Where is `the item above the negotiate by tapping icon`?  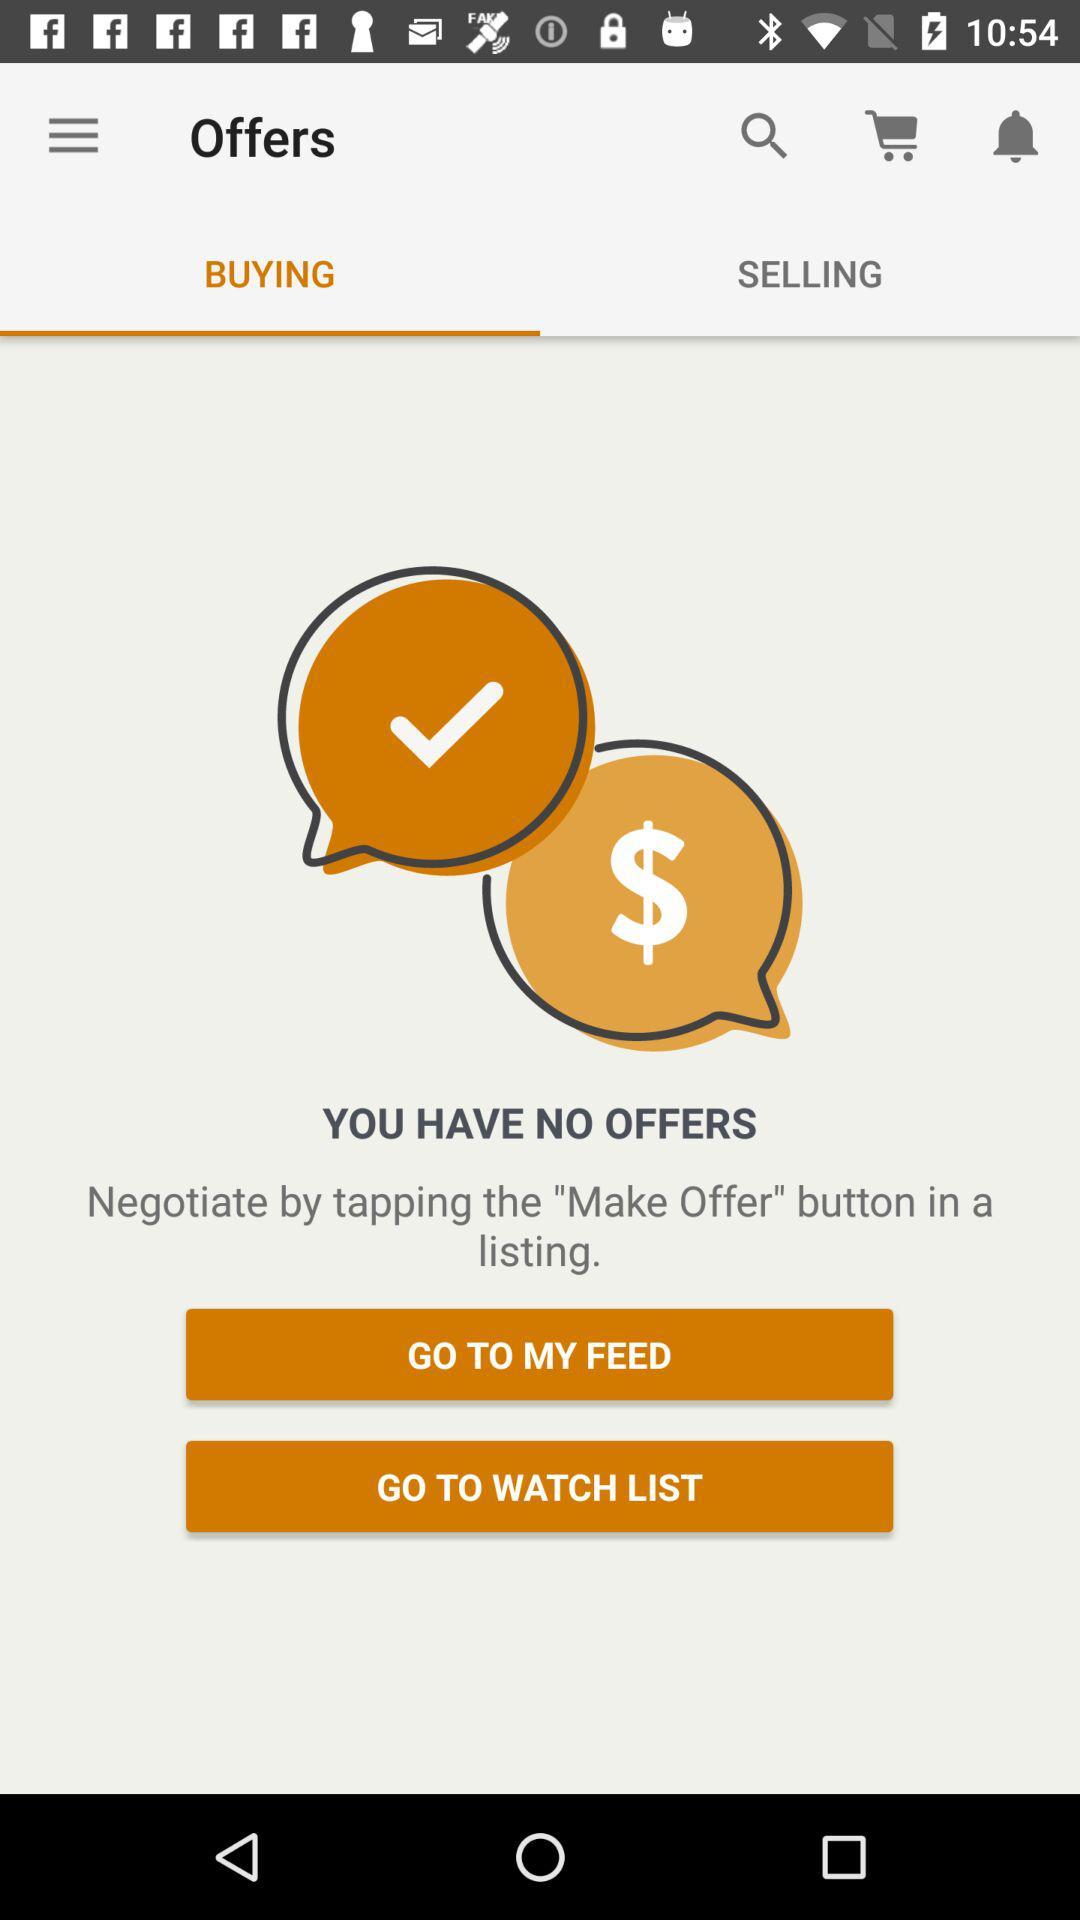 the item above the negotiate by tapping icon is located at coordinates (1017, 135).